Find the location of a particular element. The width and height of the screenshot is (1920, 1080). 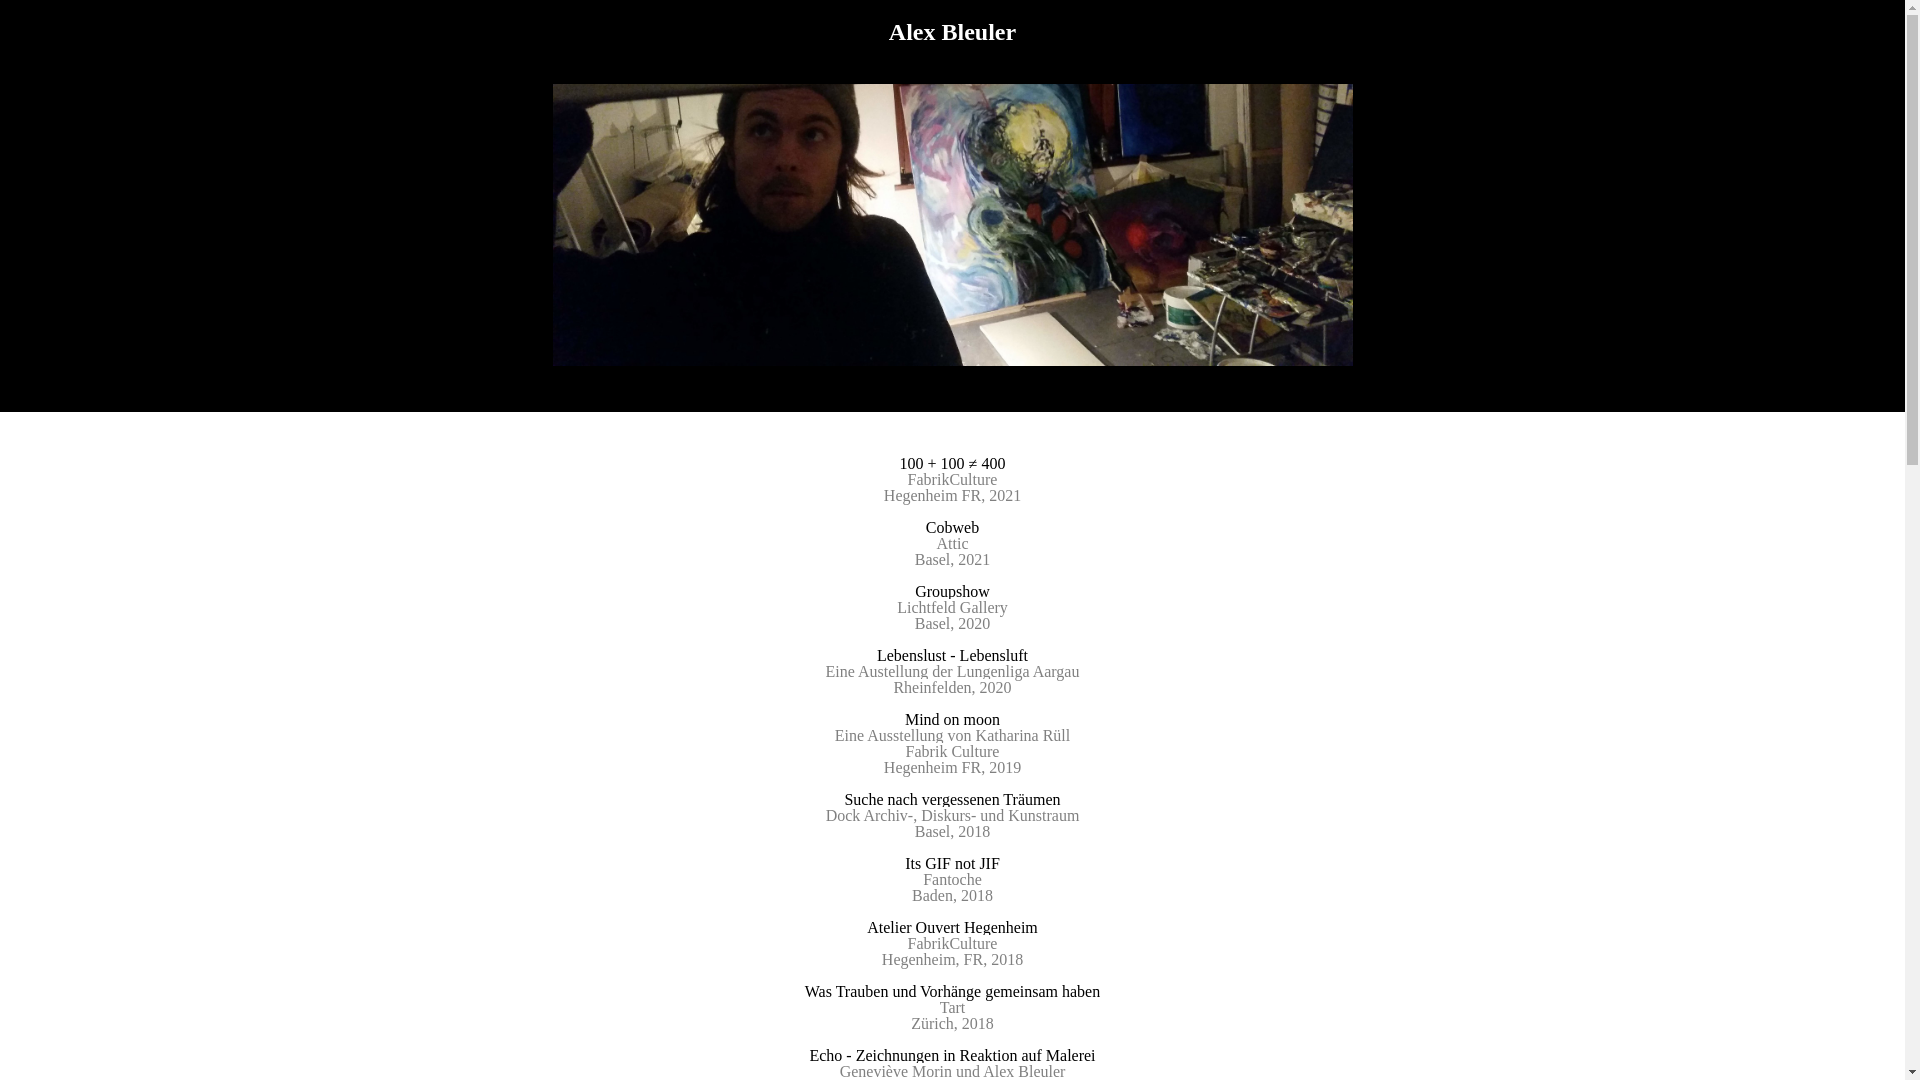

'Fabrik Culture' is located at coordinates (952, 751).